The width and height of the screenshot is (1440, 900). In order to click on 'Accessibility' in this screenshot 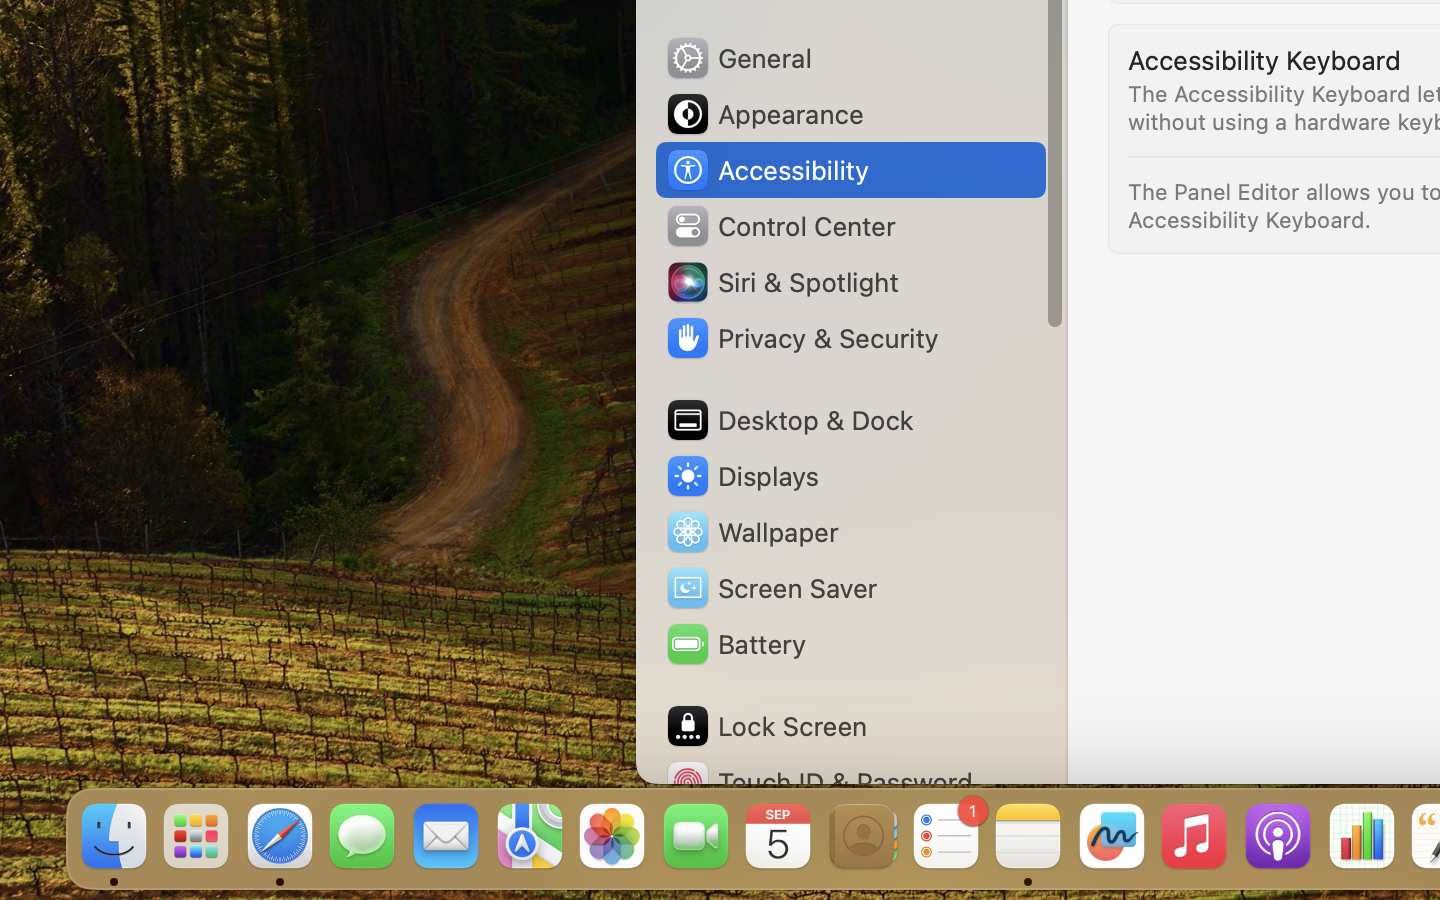, I will do `click(765, 170)`.